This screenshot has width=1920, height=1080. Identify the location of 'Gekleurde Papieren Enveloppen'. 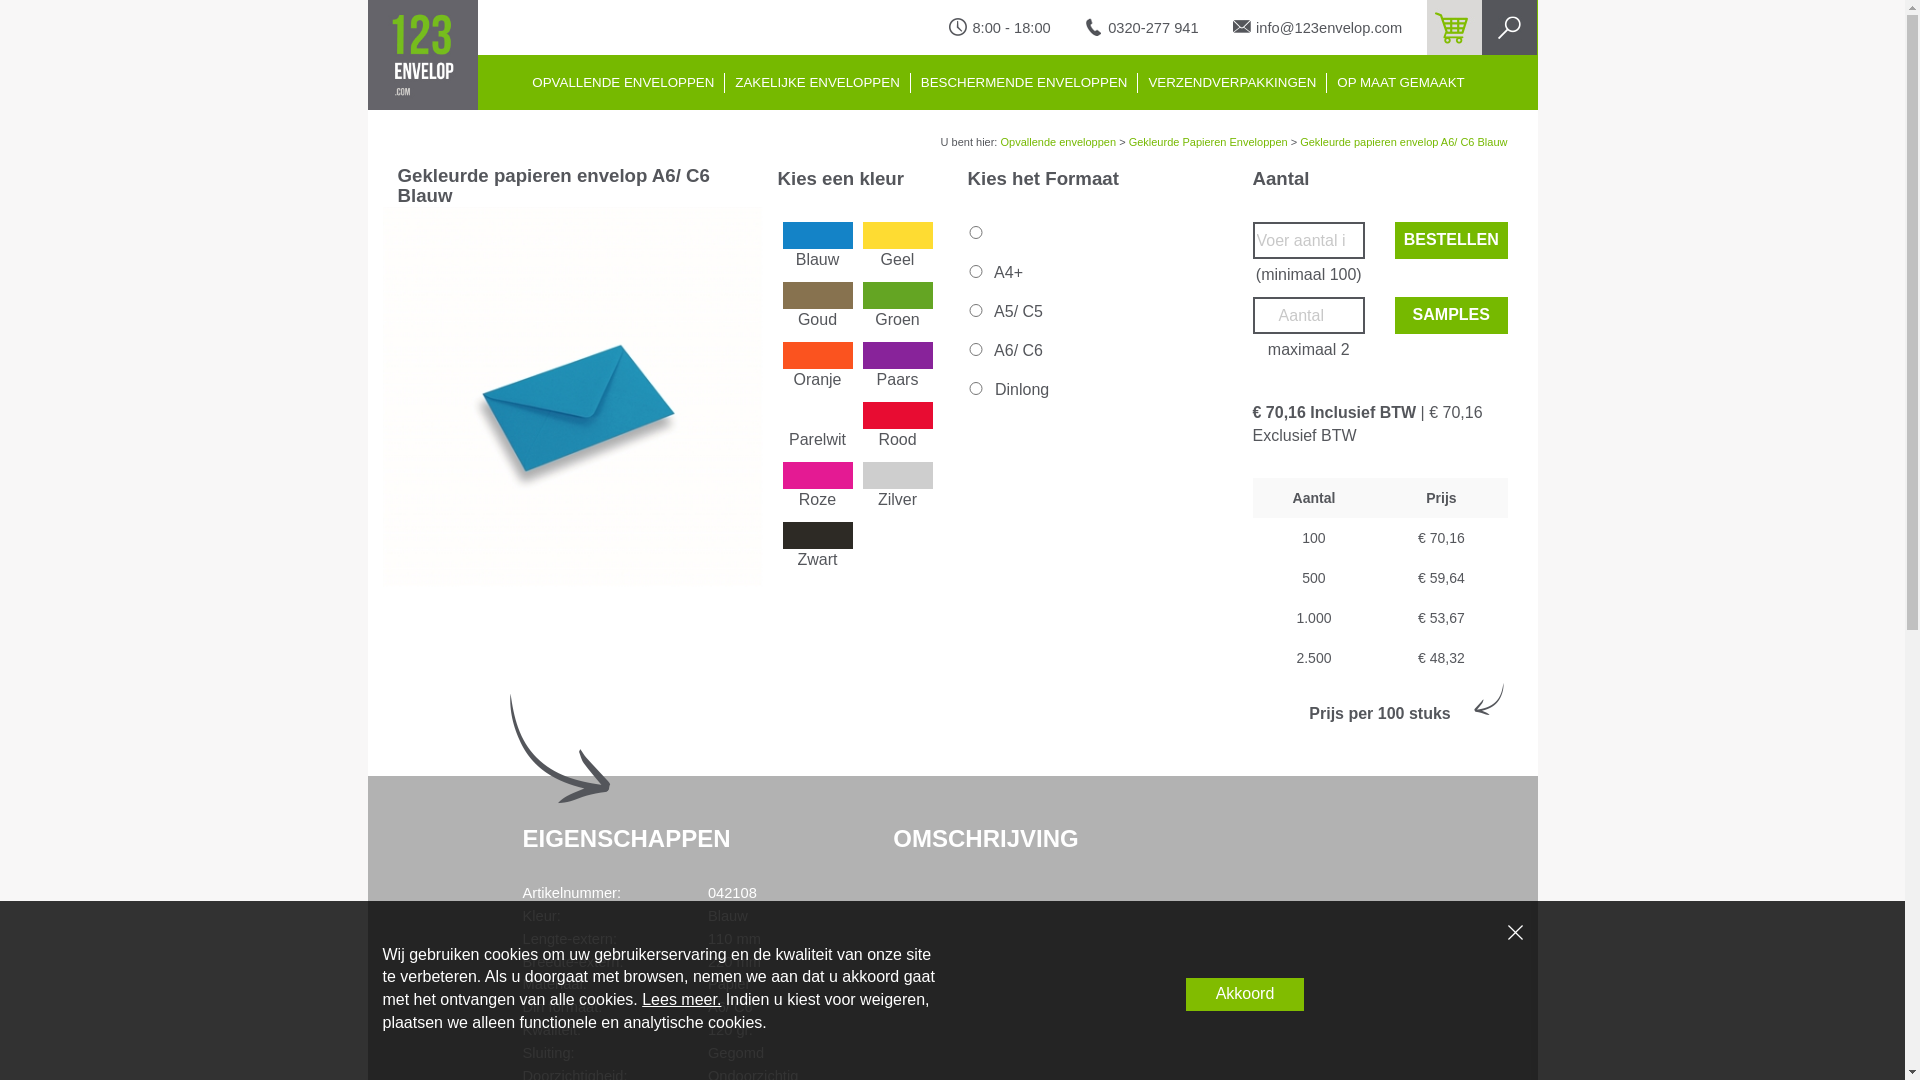
(1207, 141).